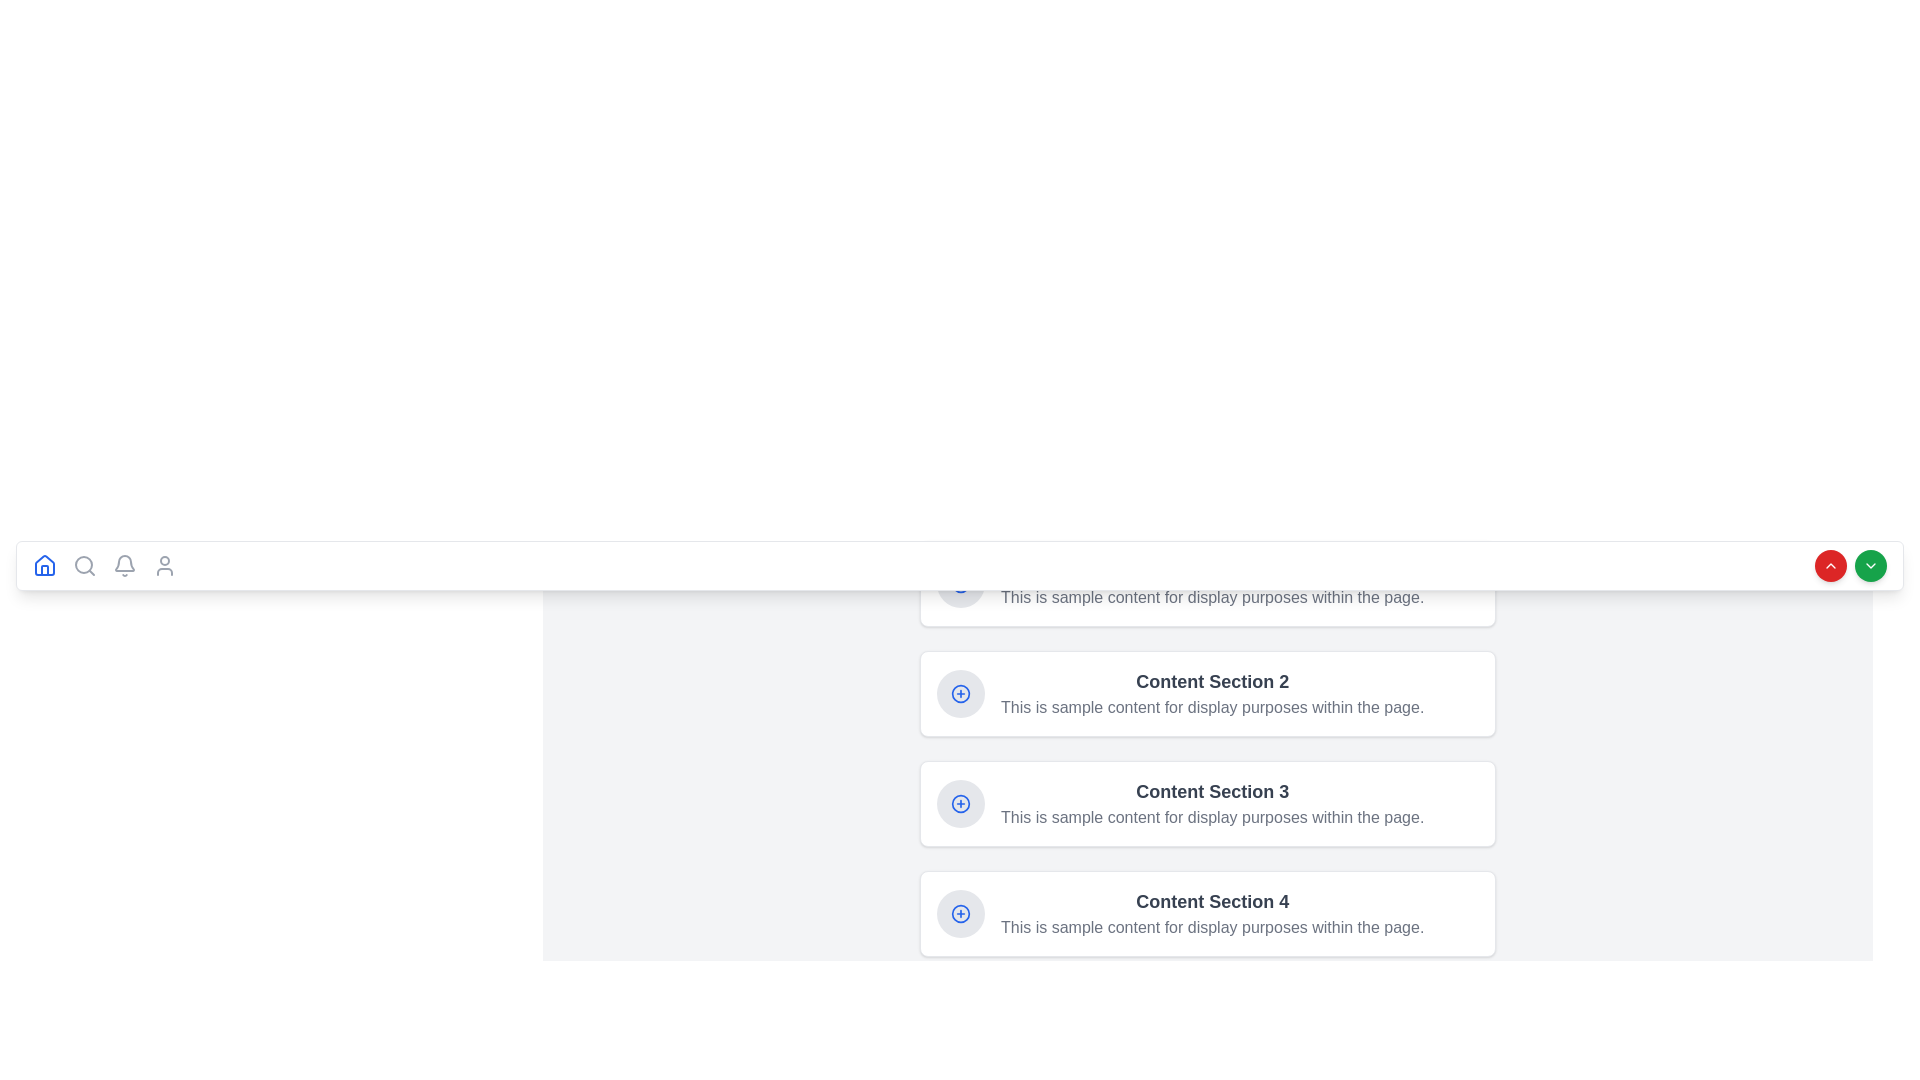 This screenshot has width=1920, height=1080. What do you see at coordinates (1211, 902) in the screenshot?
I see `text of the label that is part of the fourth content block in a vertical list, providing context for the section` at bounding box center [1211, 902].